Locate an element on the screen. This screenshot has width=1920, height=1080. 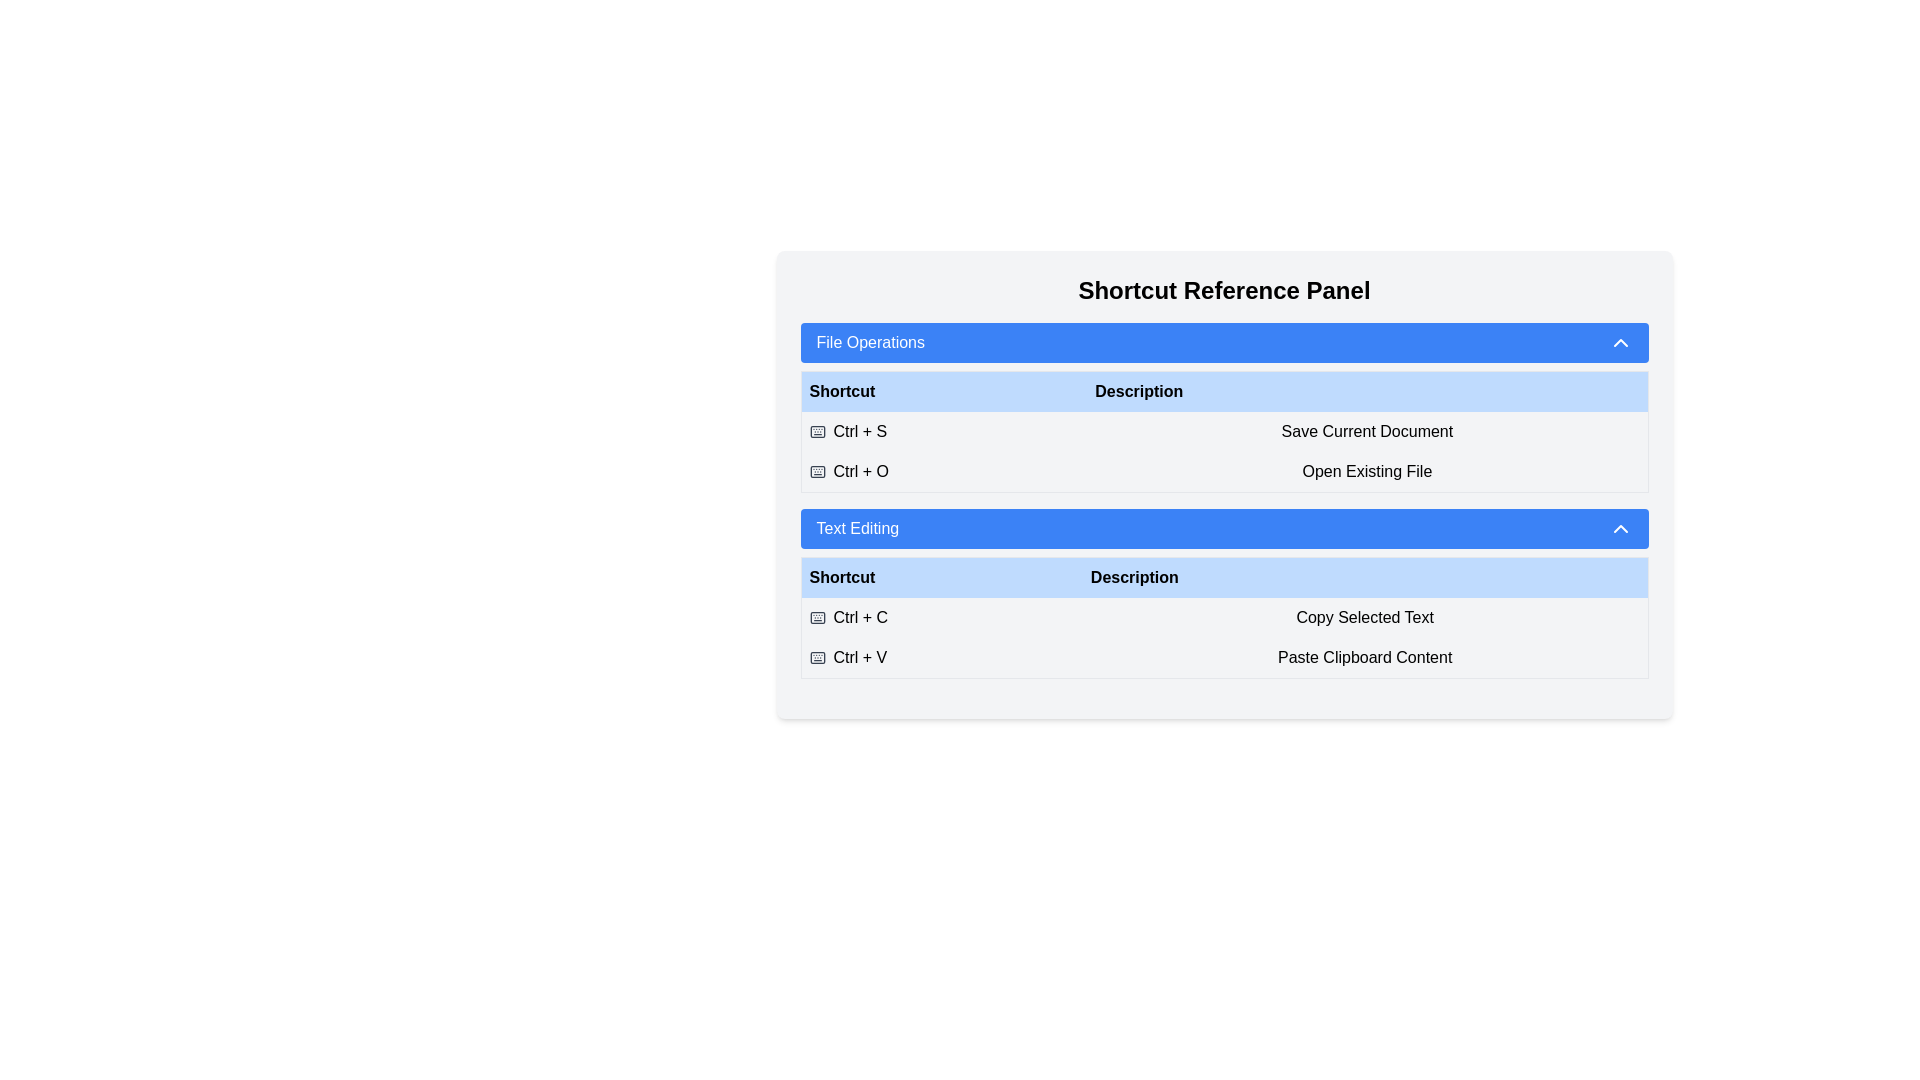
the keyboard icon located in the second row of the 'Shortcut' column in the 'File Operations' section, adjacent to the text 'Ctrl + O' is located at coordinates (817, 471).